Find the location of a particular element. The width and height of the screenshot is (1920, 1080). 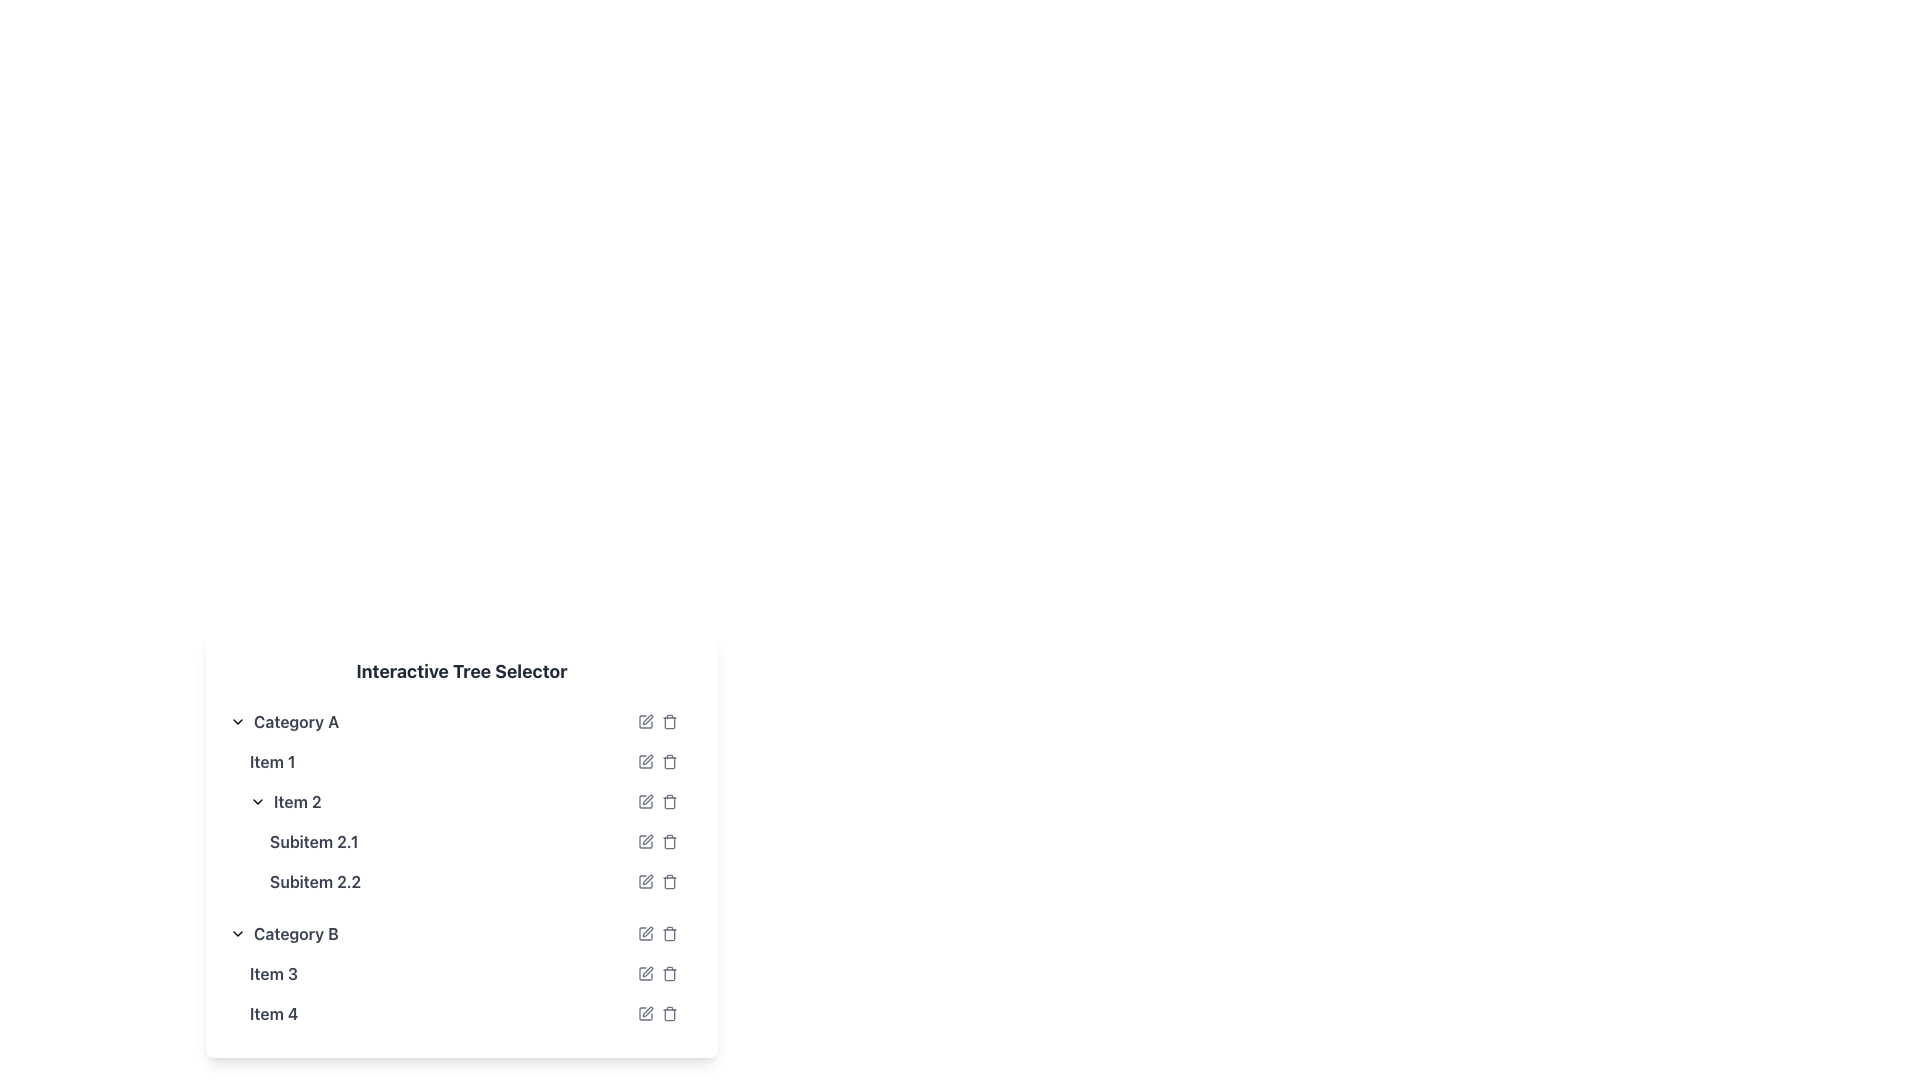

the trash bin icon, which is the fourth icon in a row of control icons next to the label 'Category A' is located at coordinates (670, 721).